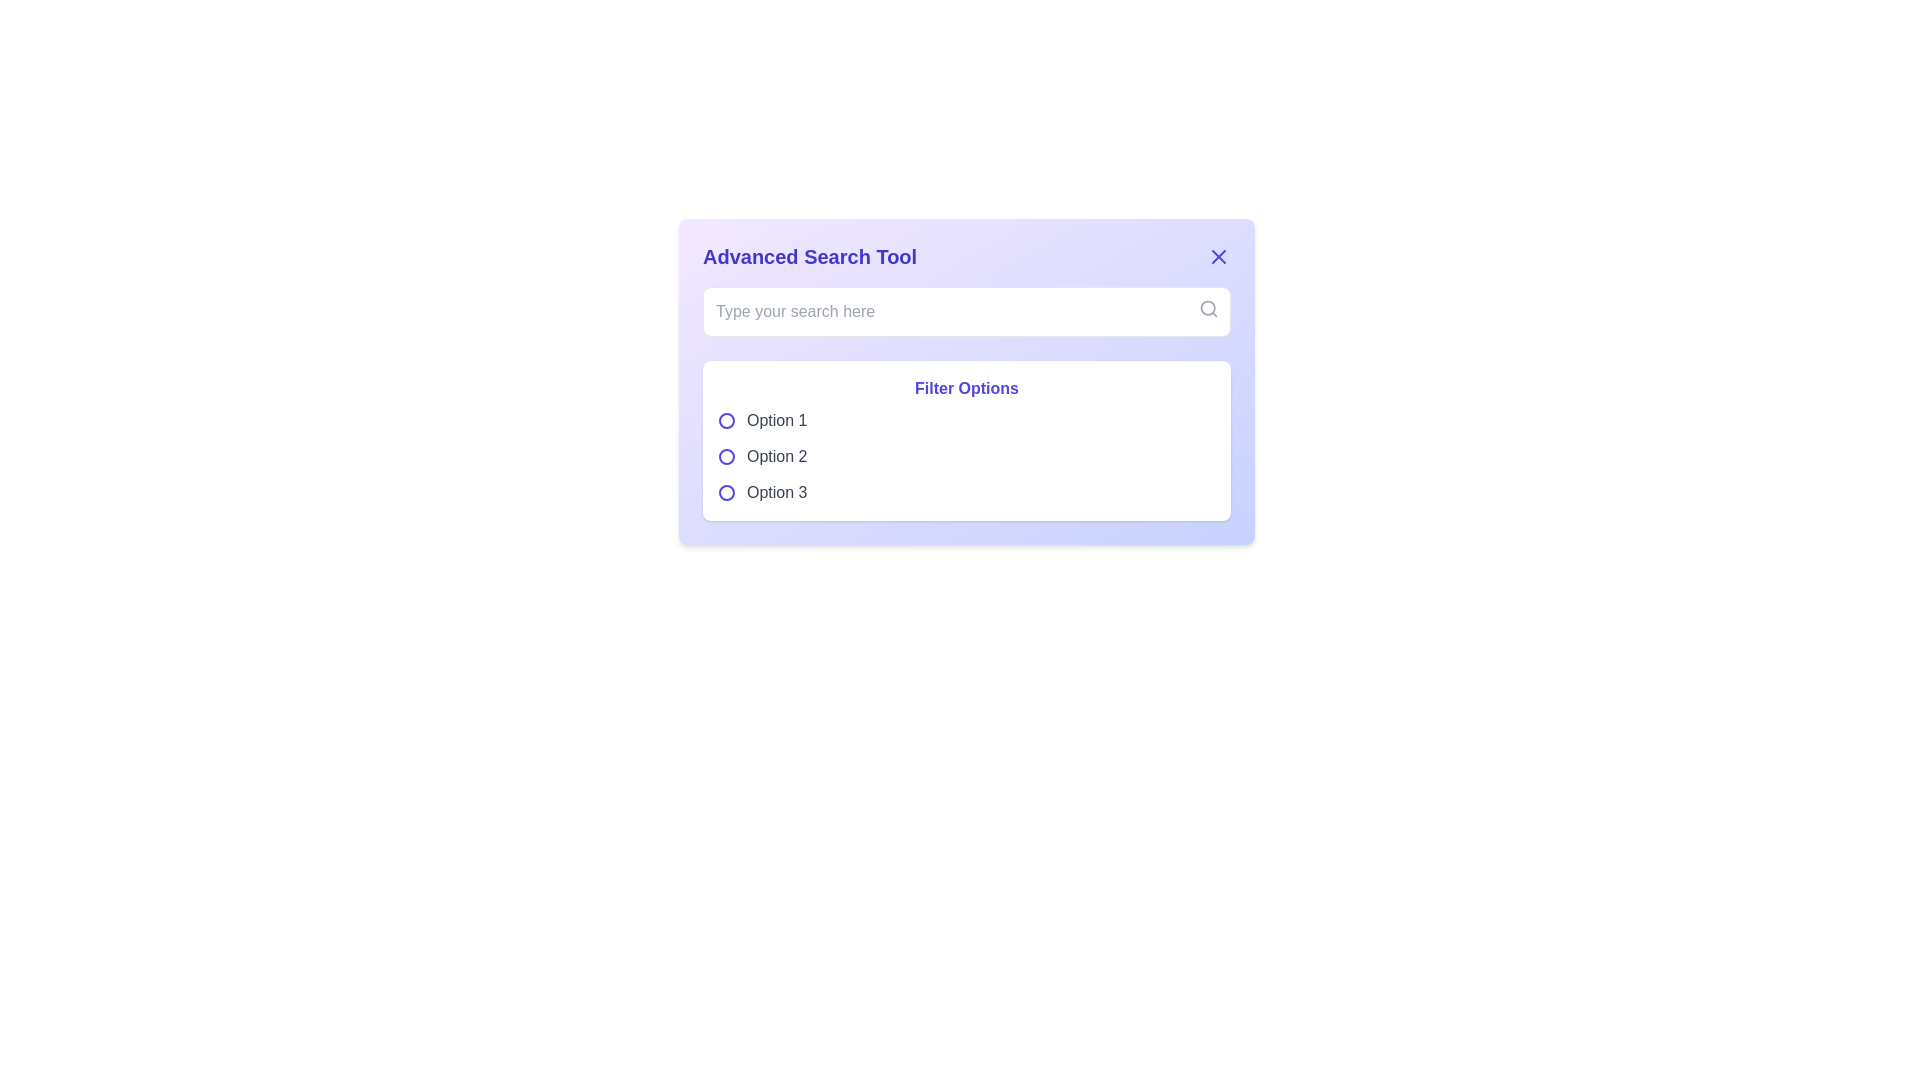 The width and height of the screenshot is (1920, 1080). I want to click on the text label reading 'Option 2' that is associated with a radio button under the header 'Filter Options', so click(776, 456).